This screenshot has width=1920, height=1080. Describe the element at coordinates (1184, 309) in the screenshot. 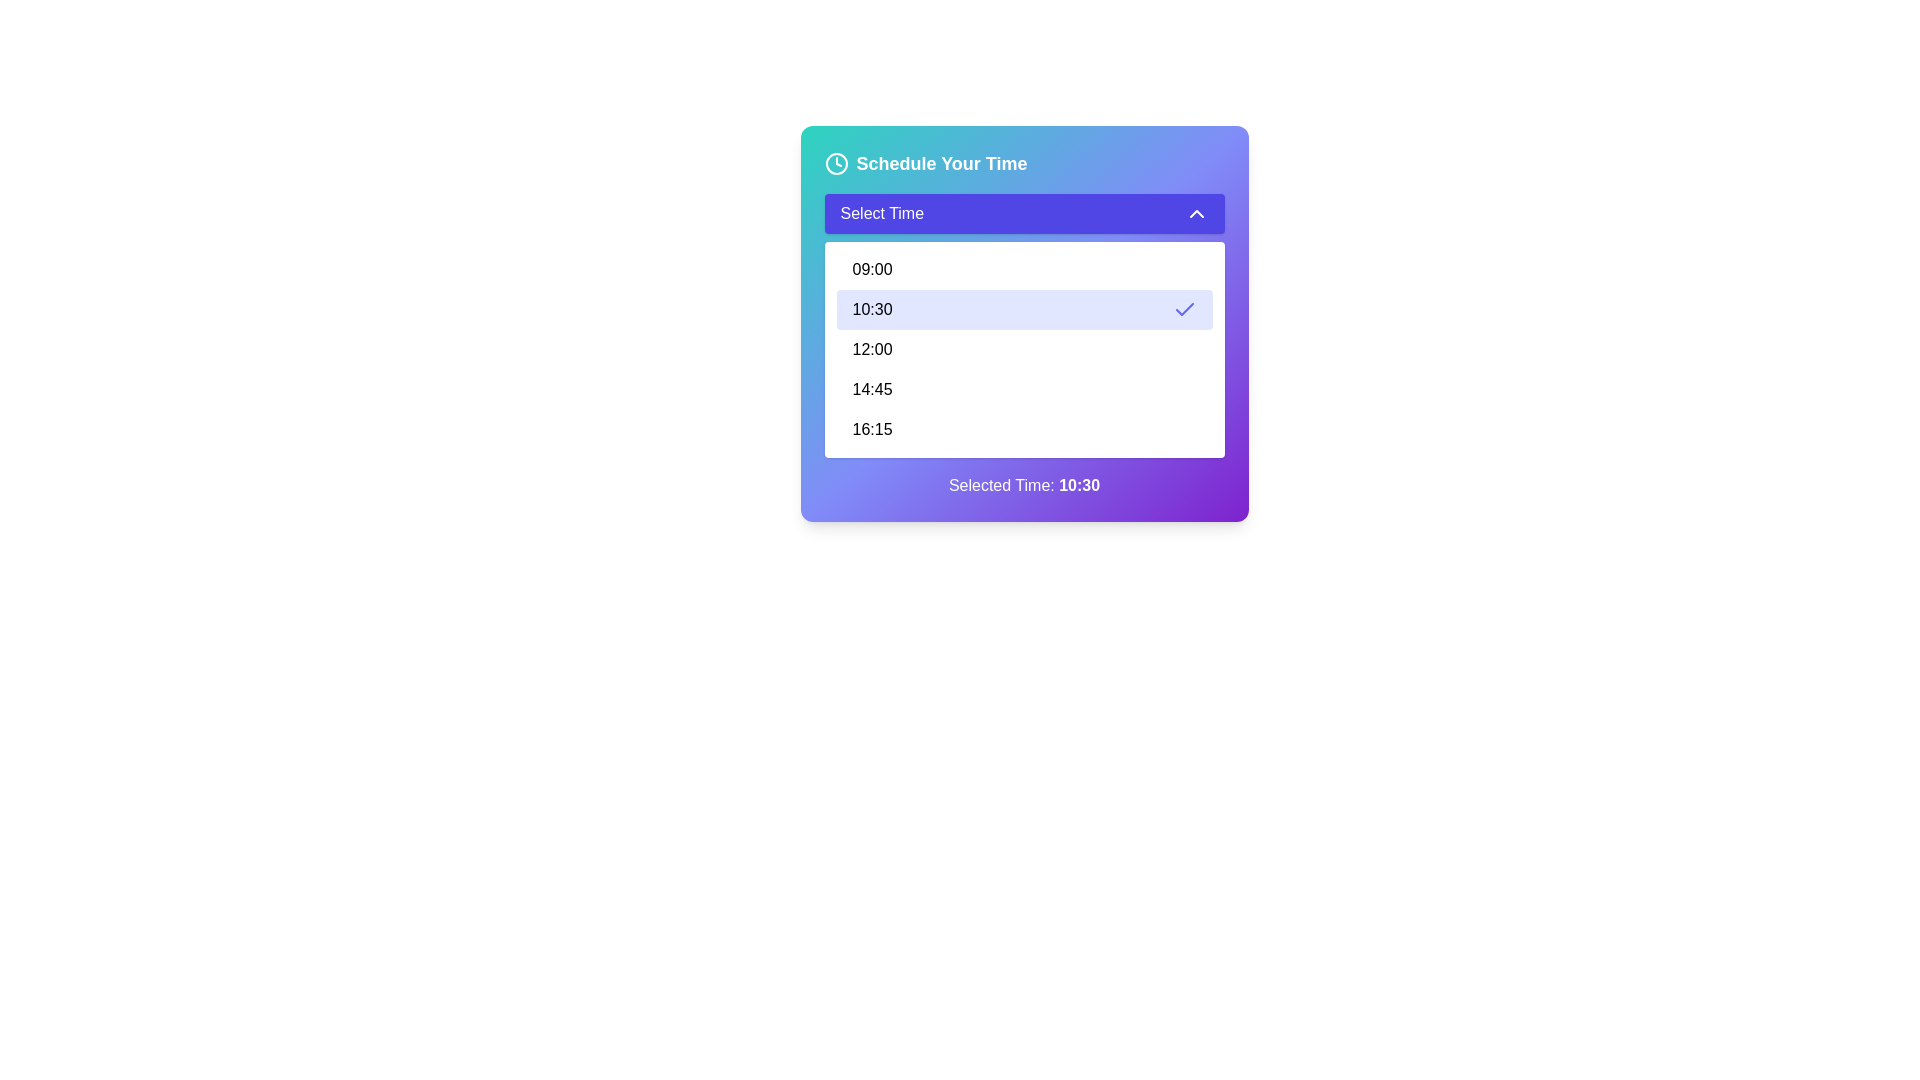

I see `the blue checkmark icon located to the right of the '10:30' text in the highlighted time selection dropdown menu` at that location.